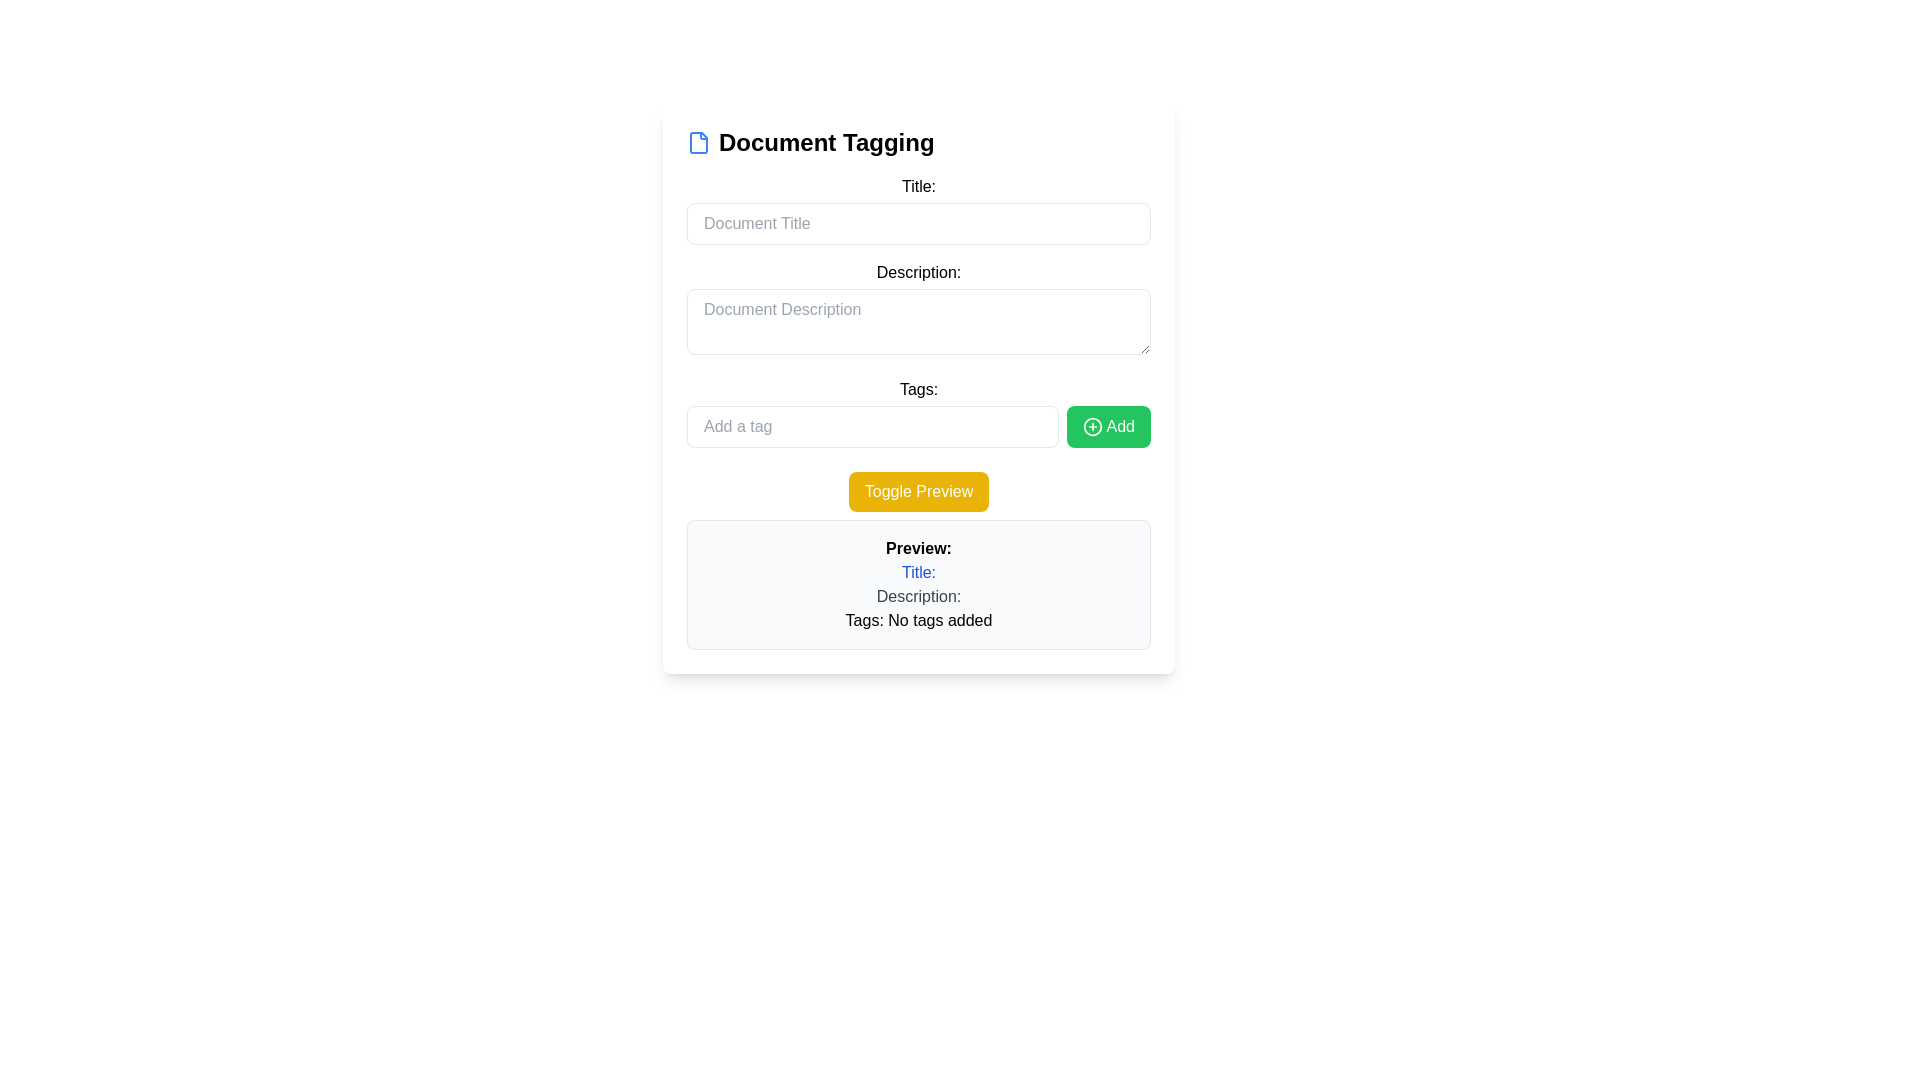 The image size is (1920, 1080). Describe the element at coordinates (872, 426) in the screenshot. I see `the tag input field to focus it for user input, located near the middle of the interface in the 'Tags' section` at that location.